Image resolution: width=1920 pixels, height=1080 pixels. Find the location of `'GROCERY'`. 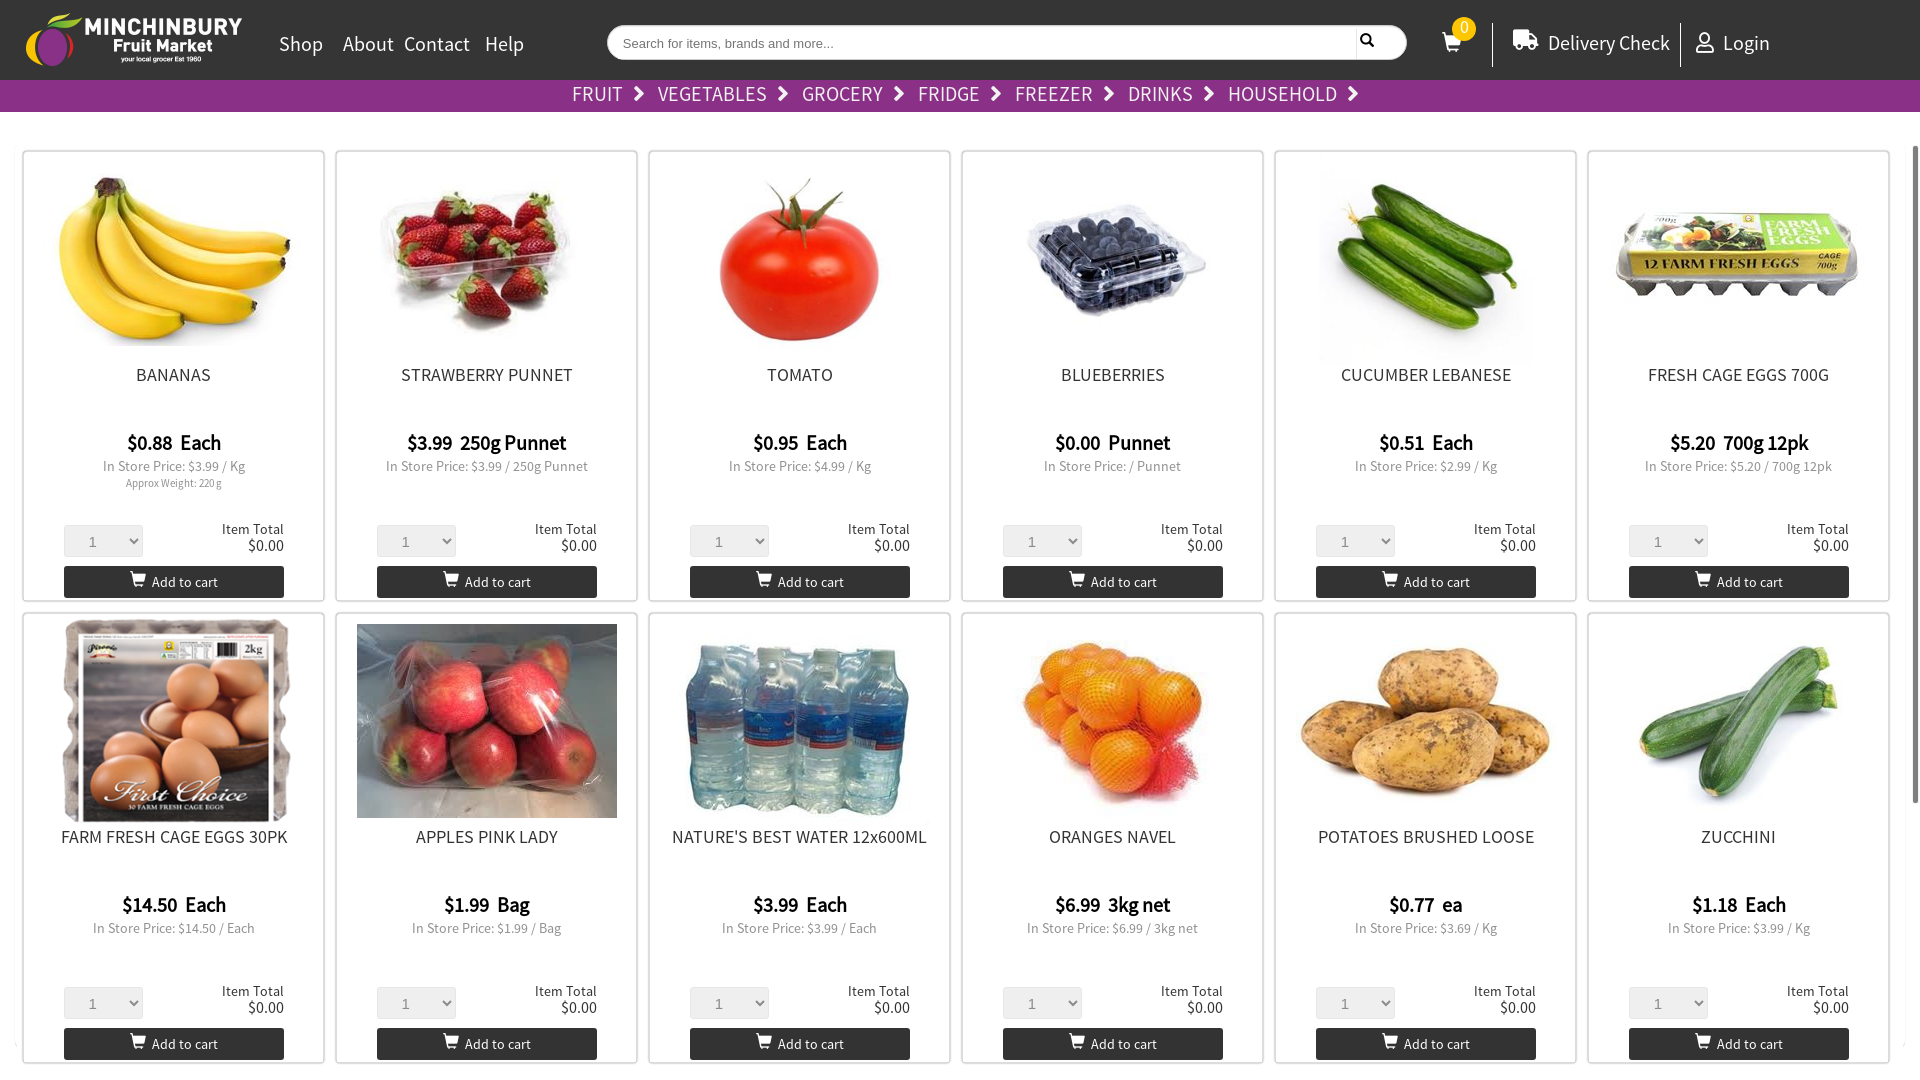

'GROCERY' is located at coordinates (858, 95).